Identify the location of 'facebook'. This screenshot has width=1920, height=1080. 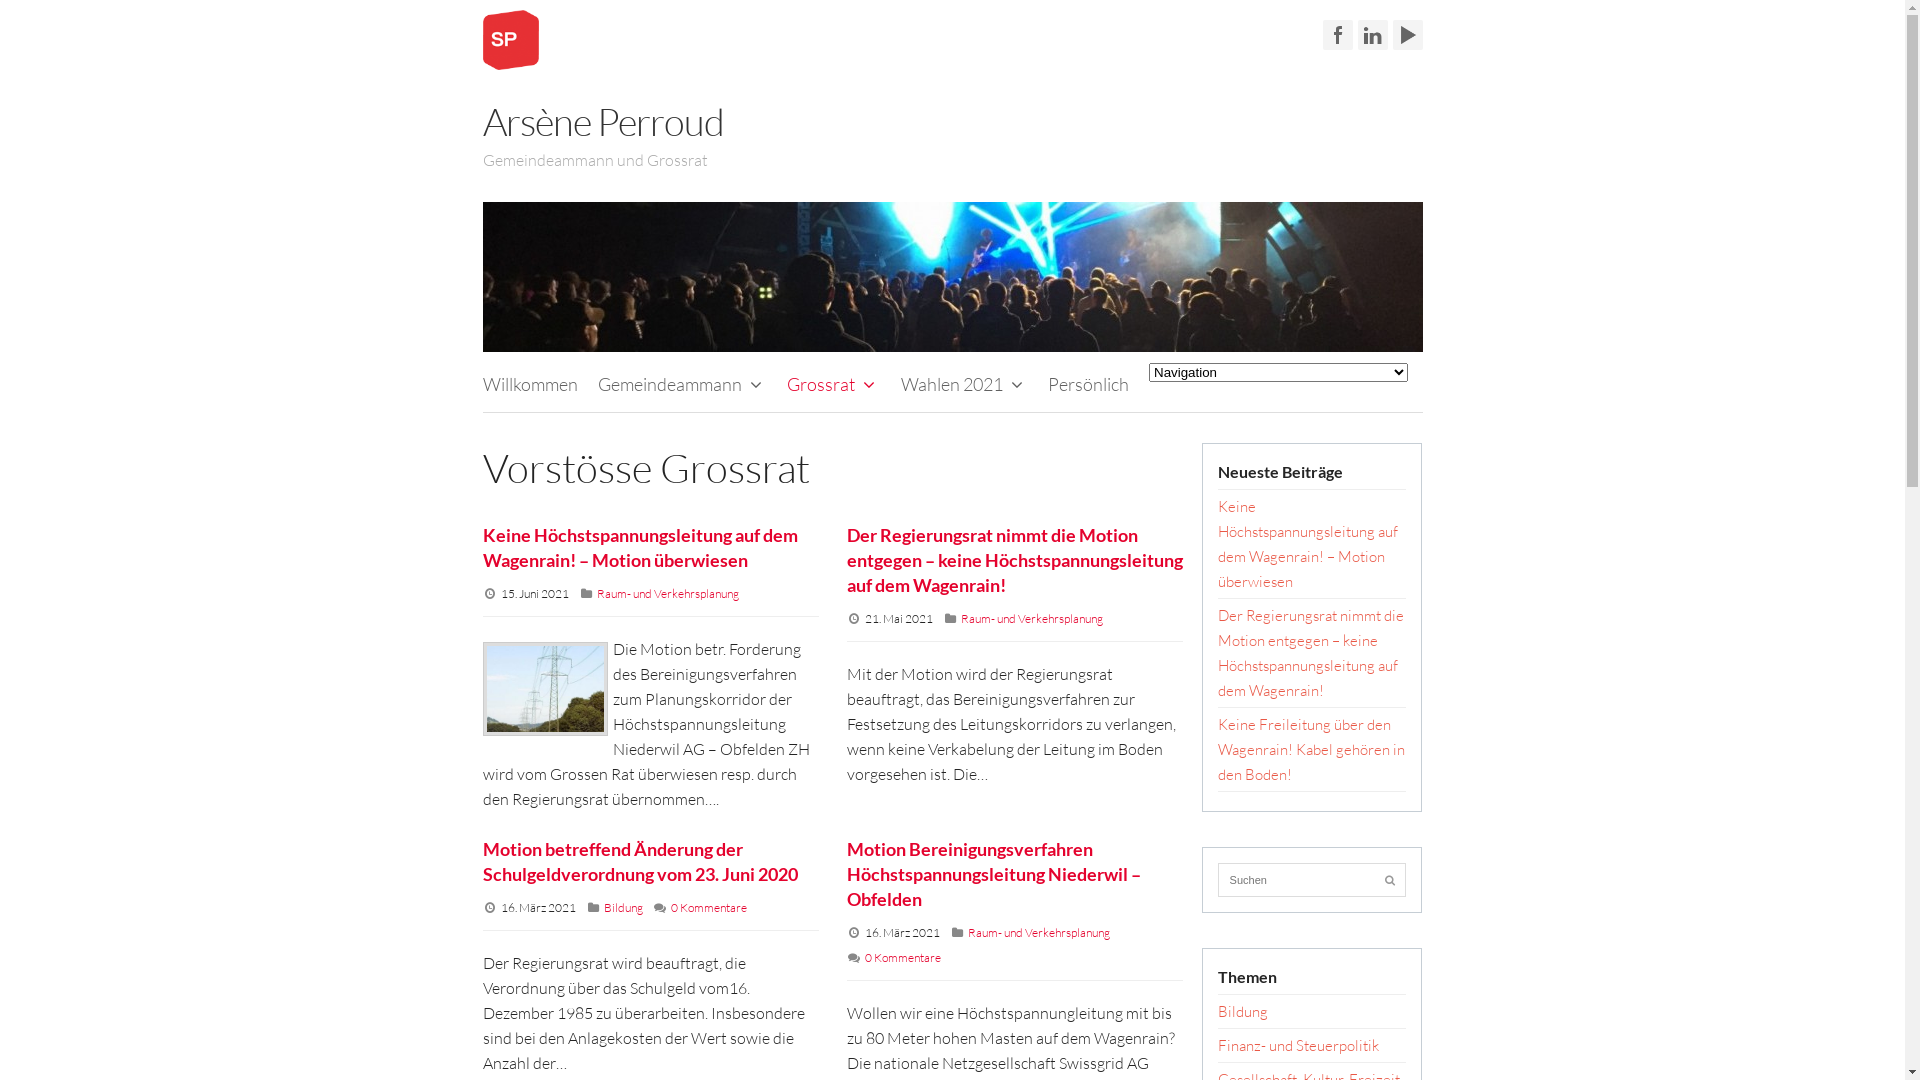
(1321, 34).